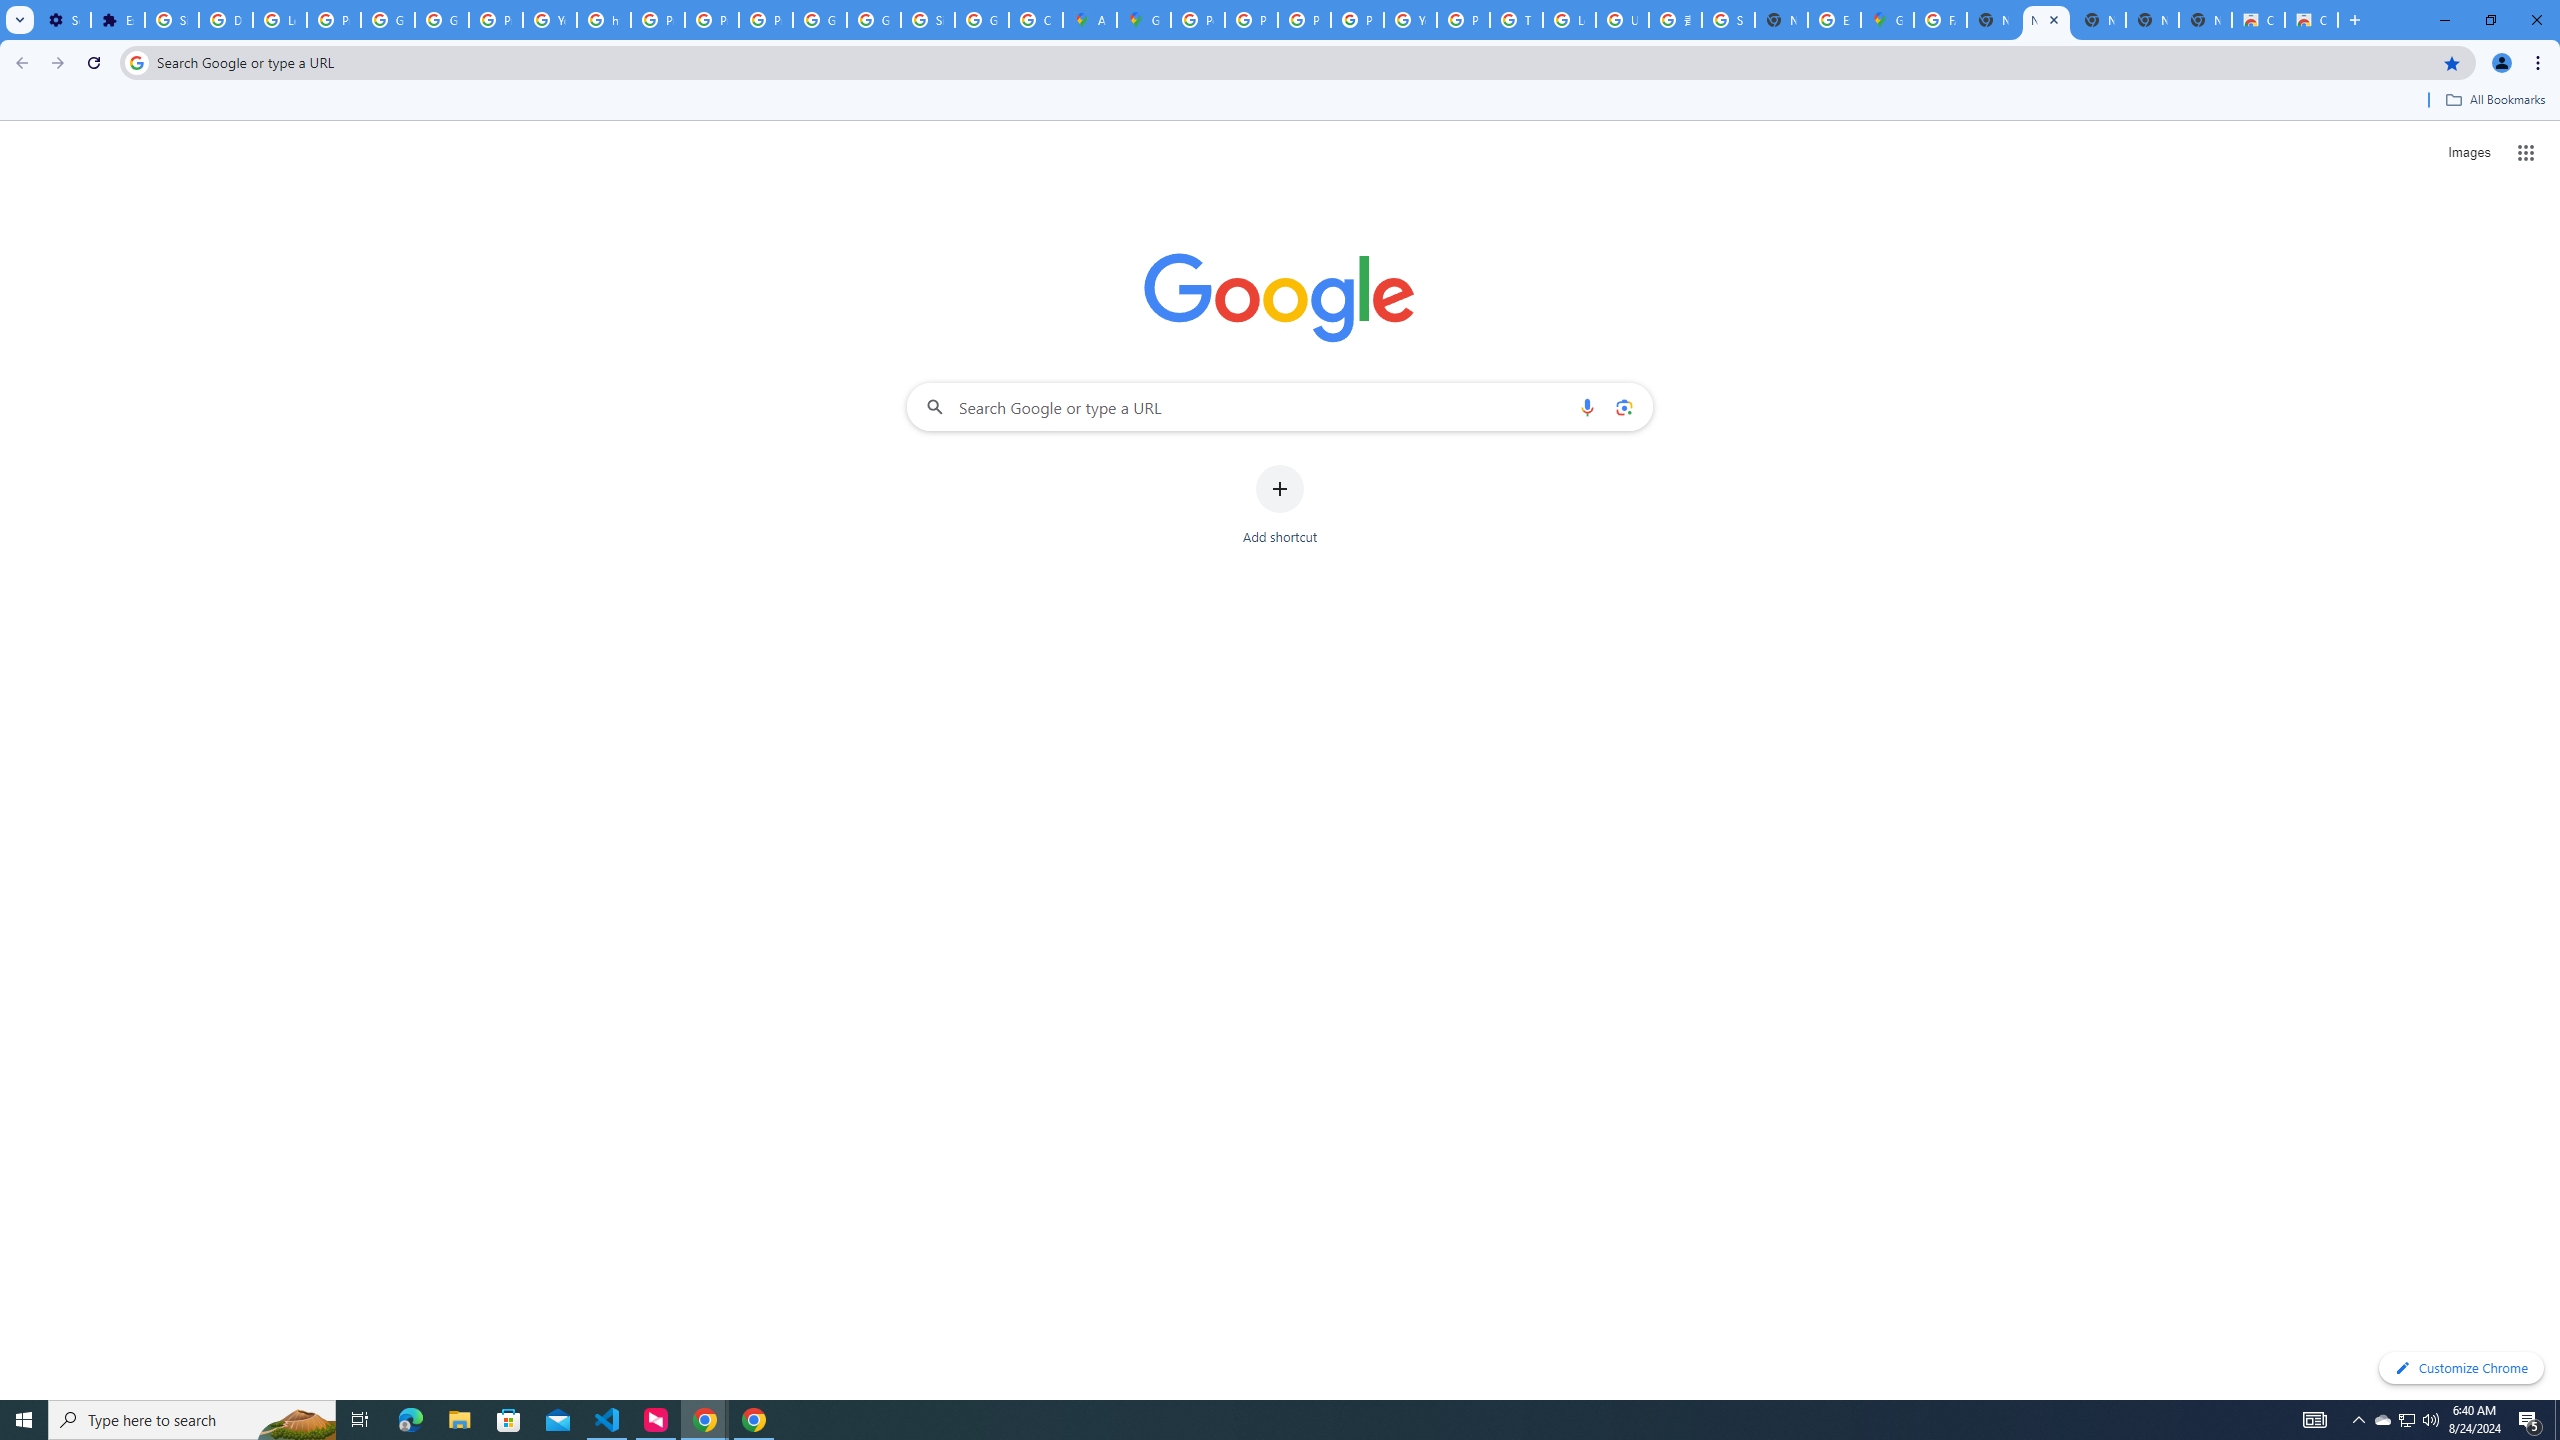  Describe the element at coordinates (1304, 19) in the screenshot. I see `'Privacy Help Center - Policies Help'` at that location.